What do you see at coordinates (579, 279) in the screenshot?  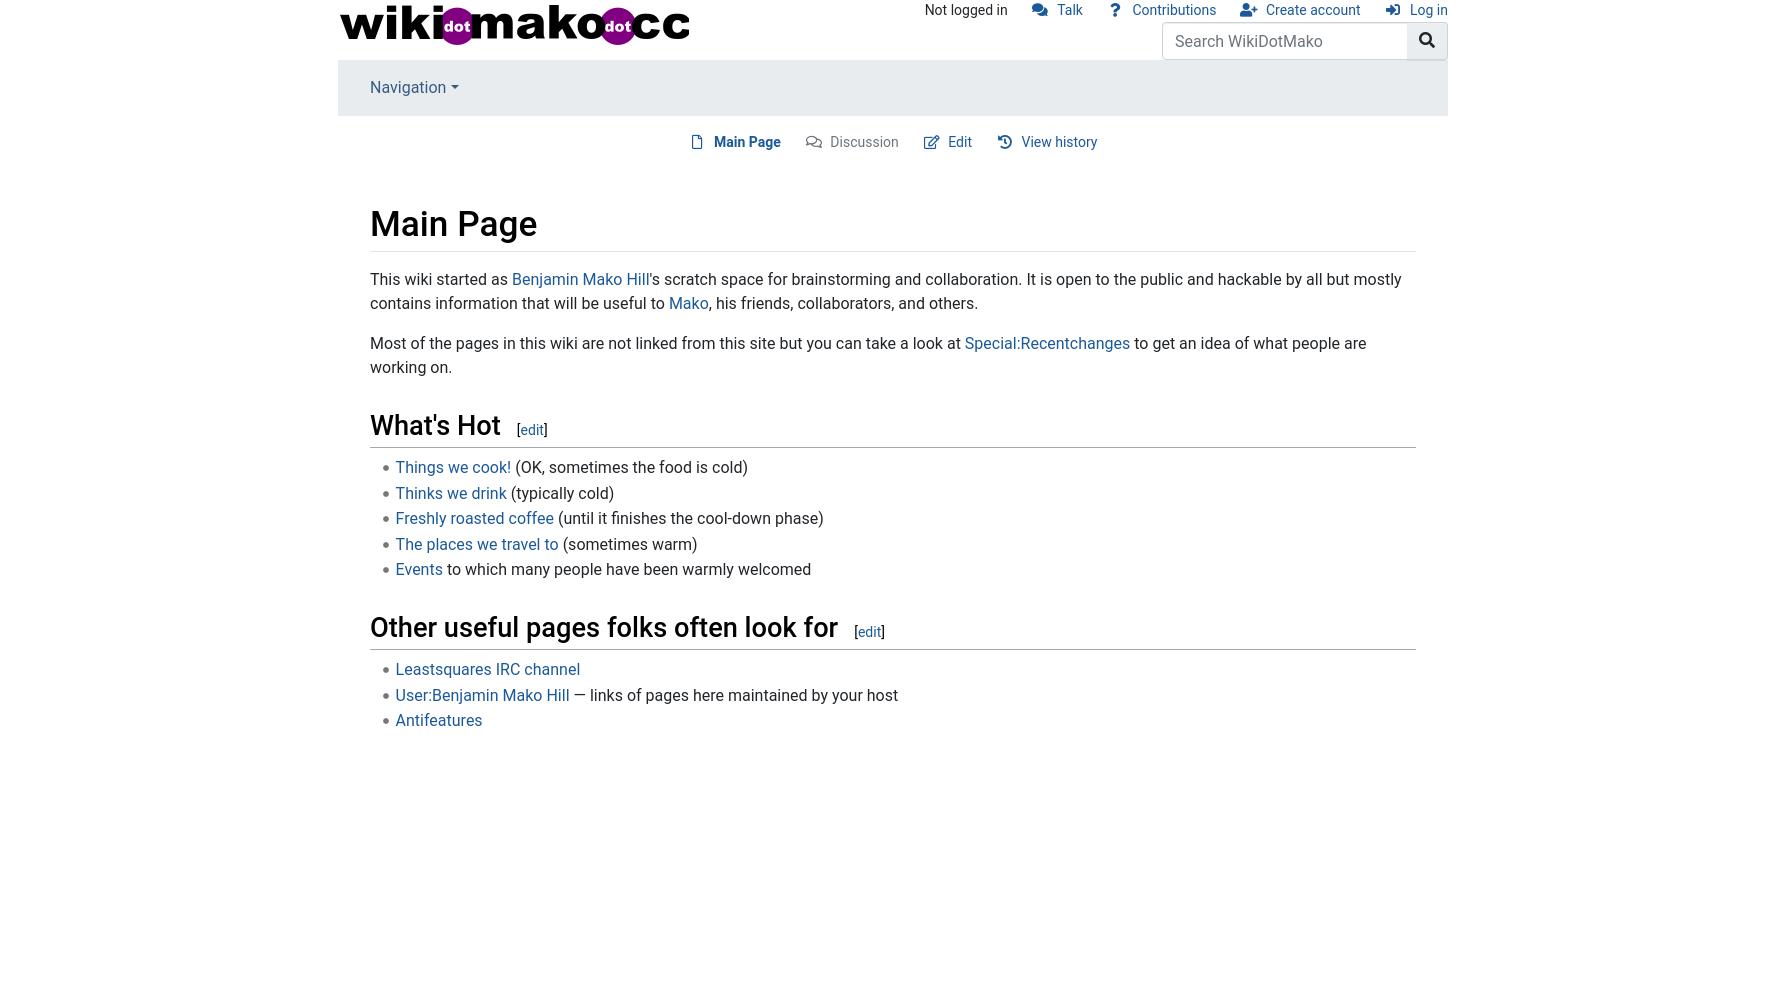 I see `'Benjamin Mako Hill'` at bounding box center [579, 279].